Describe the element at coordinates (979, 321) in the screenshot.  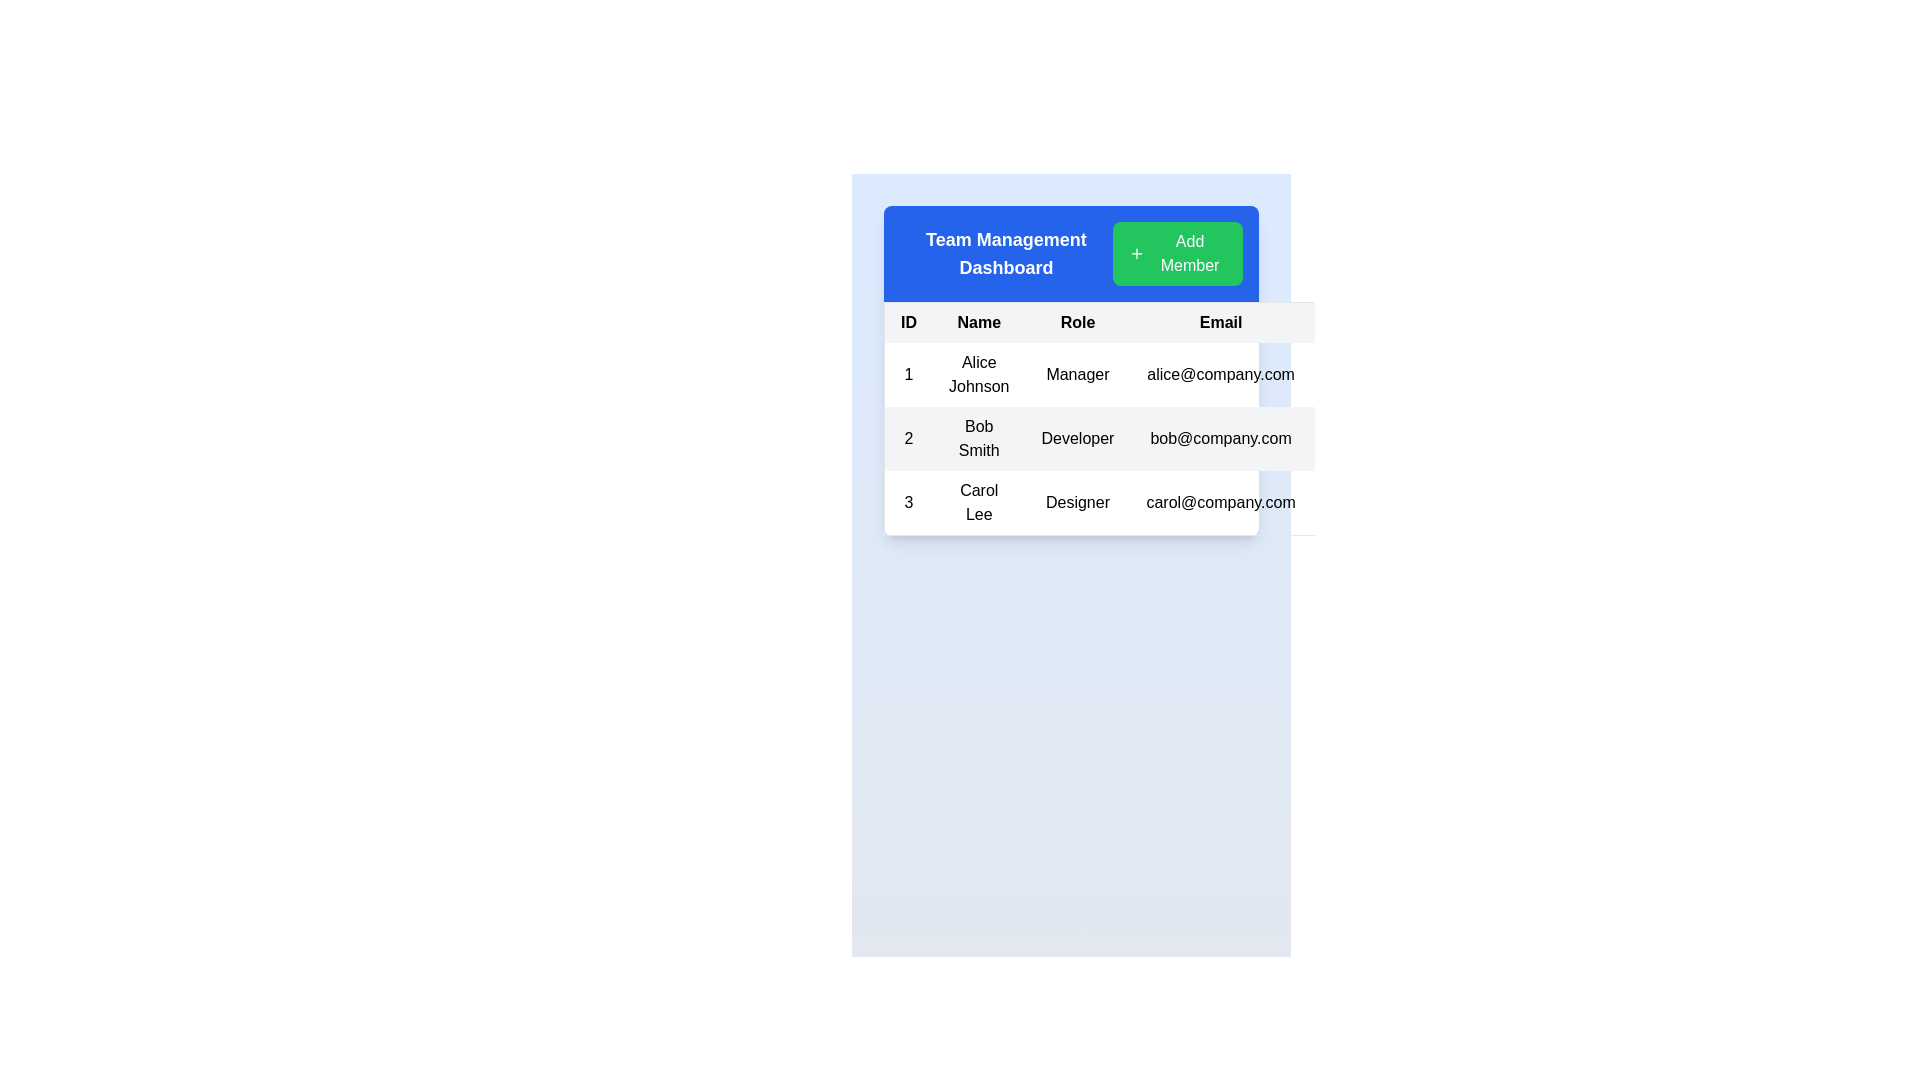
I see `the 'Name' column header in the table, which is a static text label indicating the corresponding column contains names` at that location.